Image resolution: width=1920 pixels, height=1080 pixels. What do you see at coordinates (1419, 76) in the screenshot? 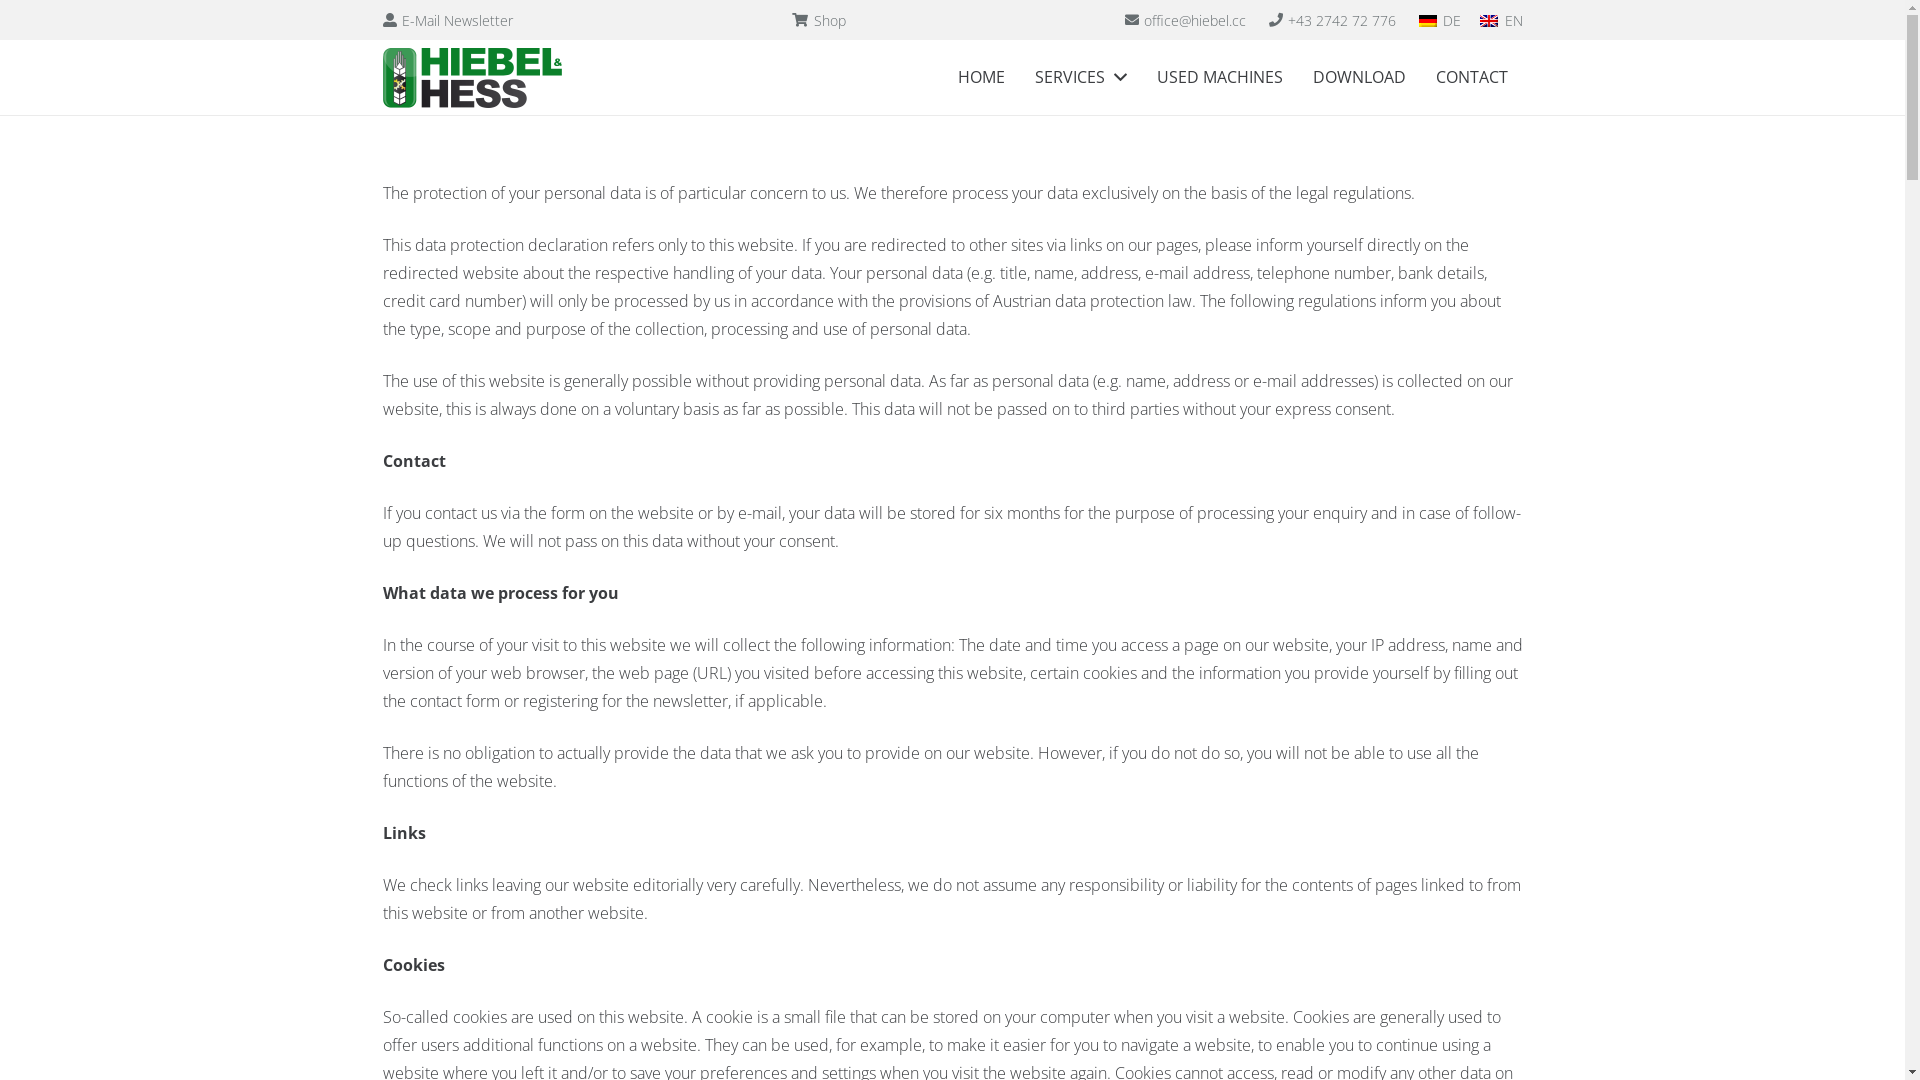
I see `'CONTACT'` at bounding box center [1419, 76].